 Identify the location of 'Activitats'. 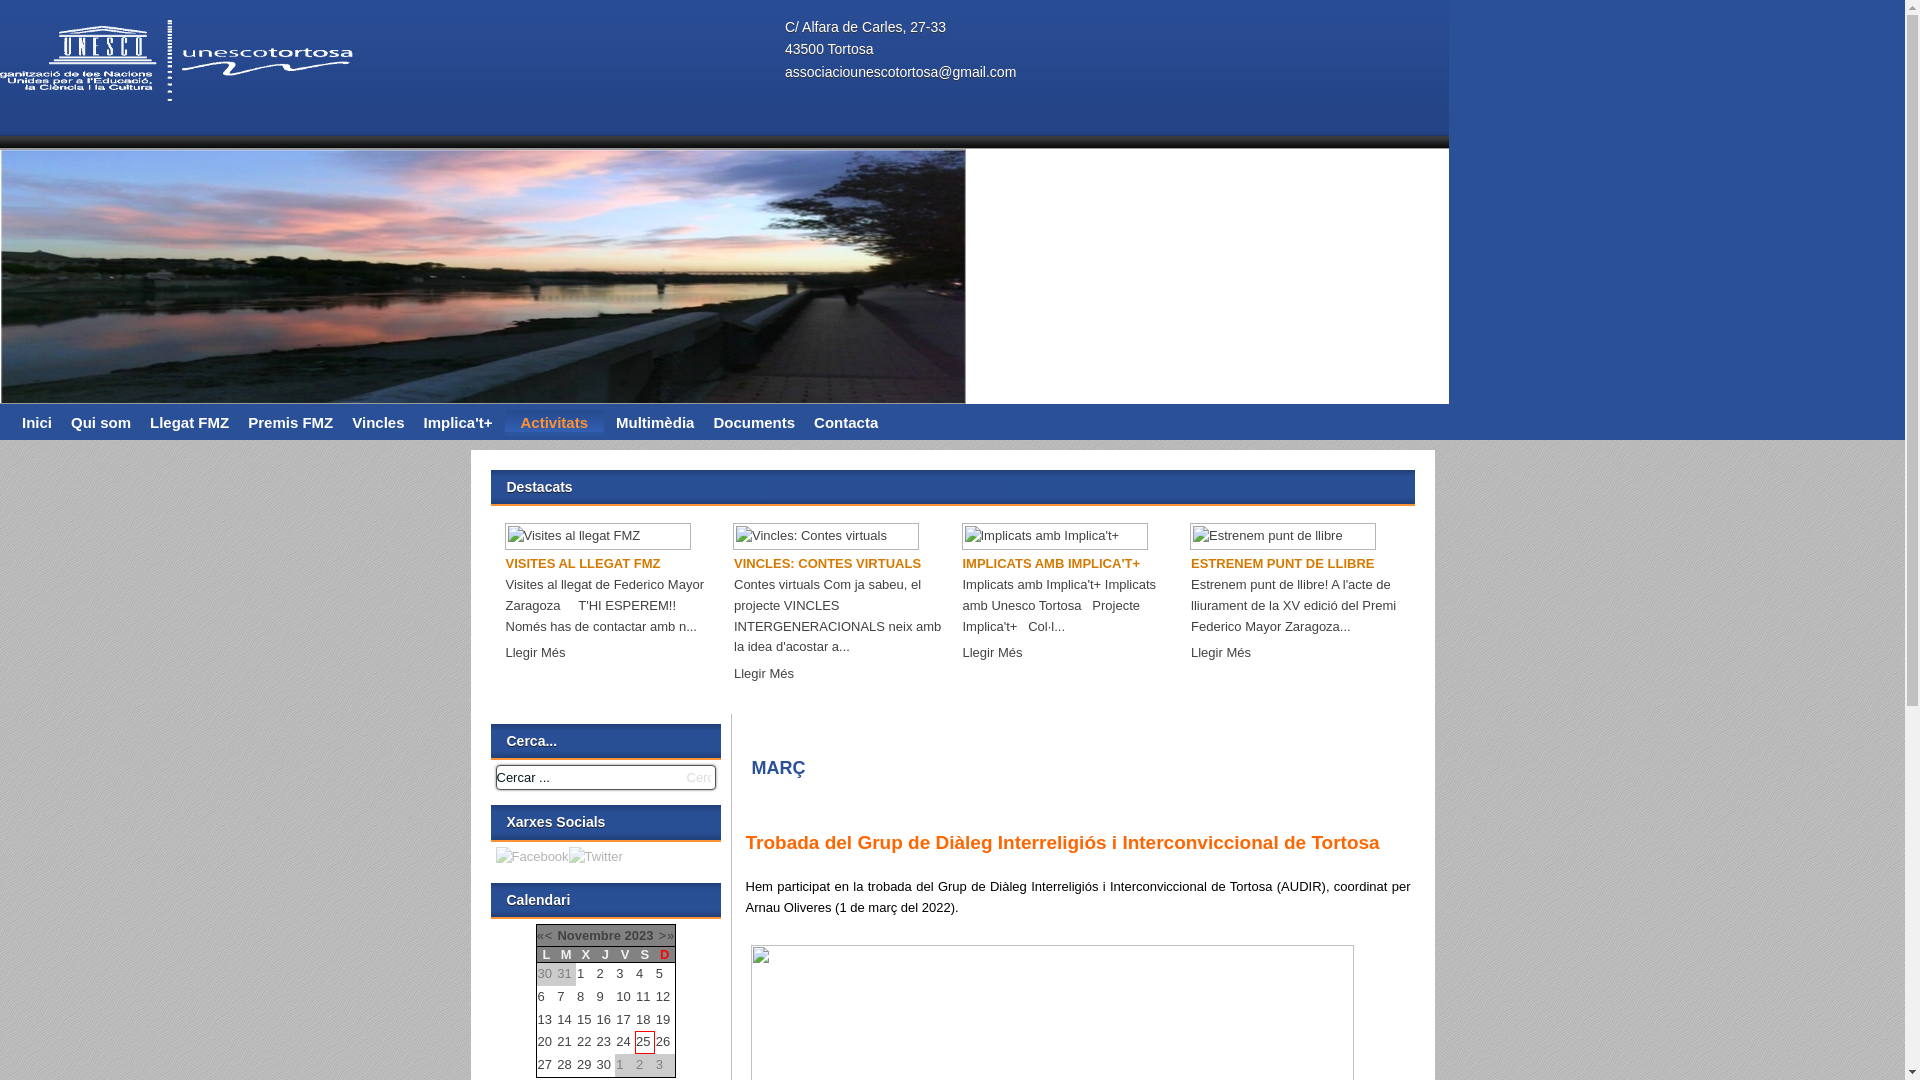
(504, 422).